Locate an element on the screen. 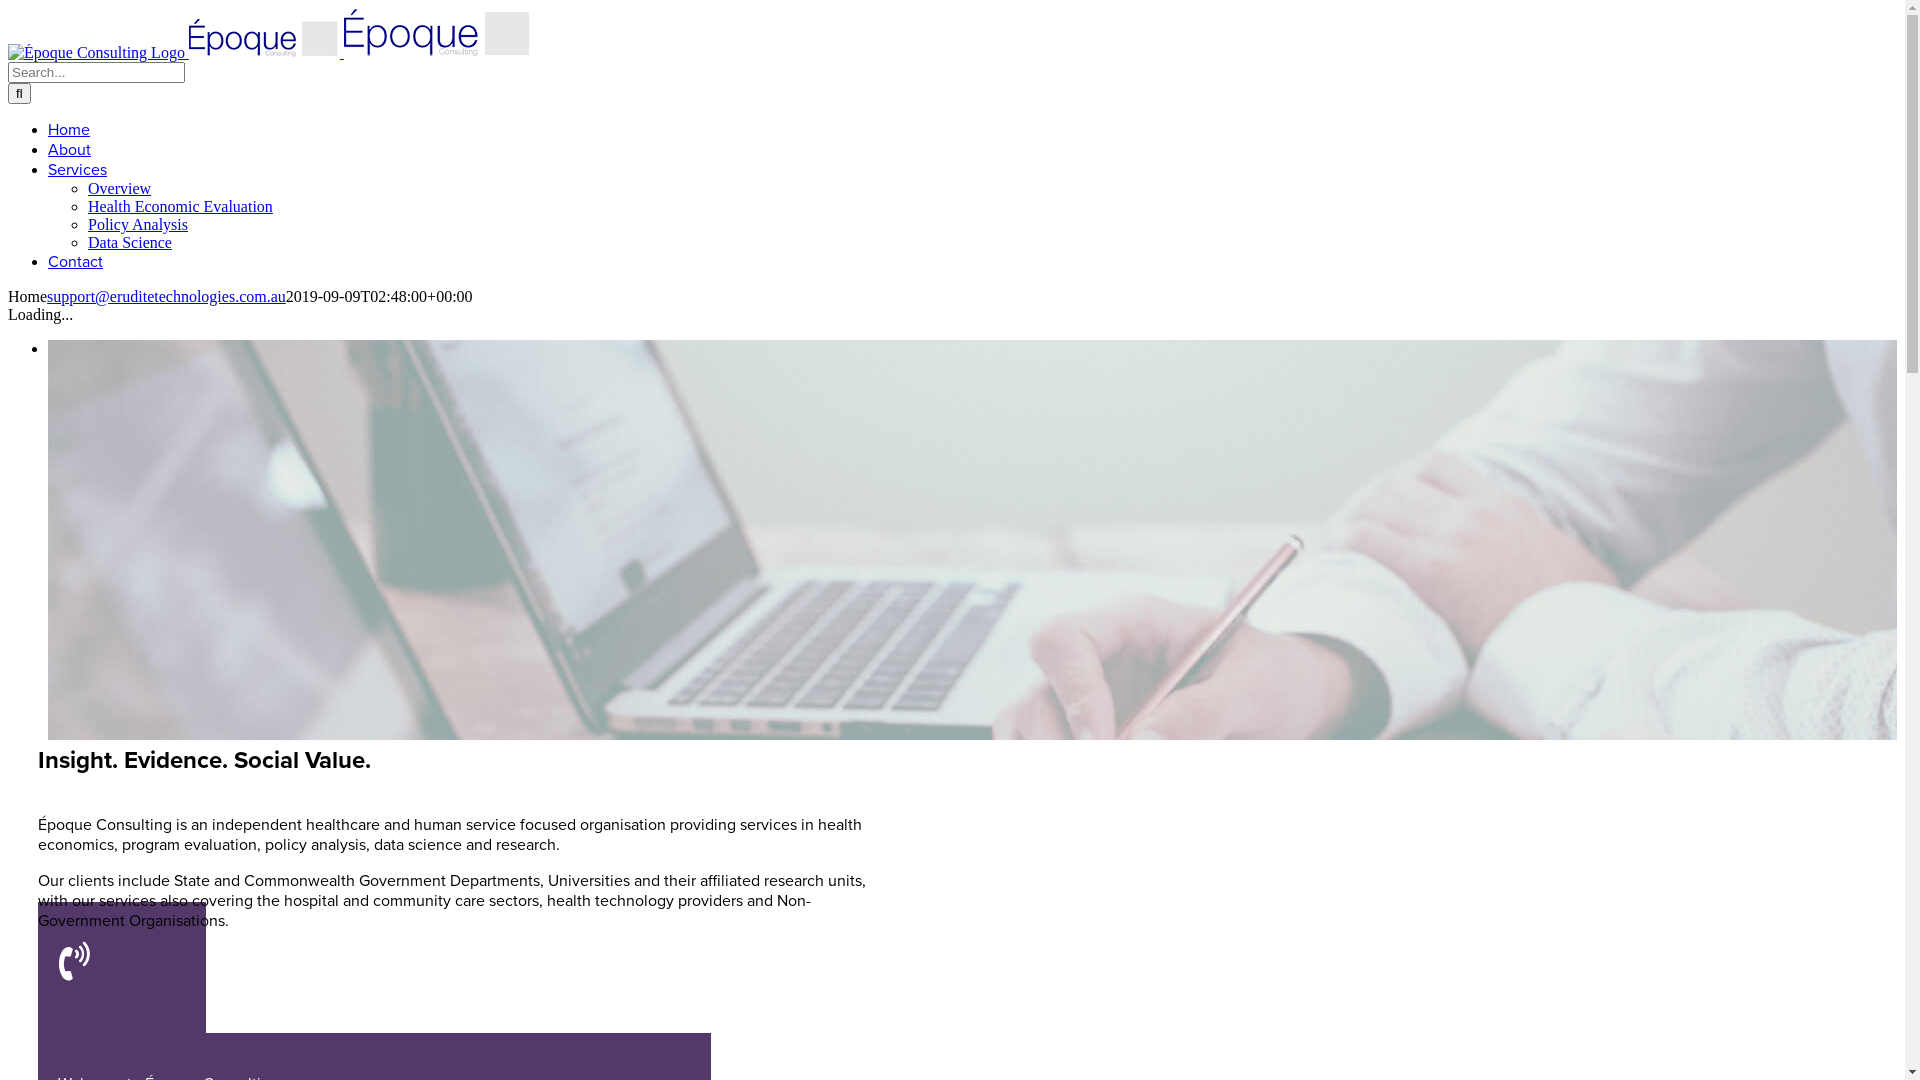  'Skip to content' is located at coordinates (7, 7).